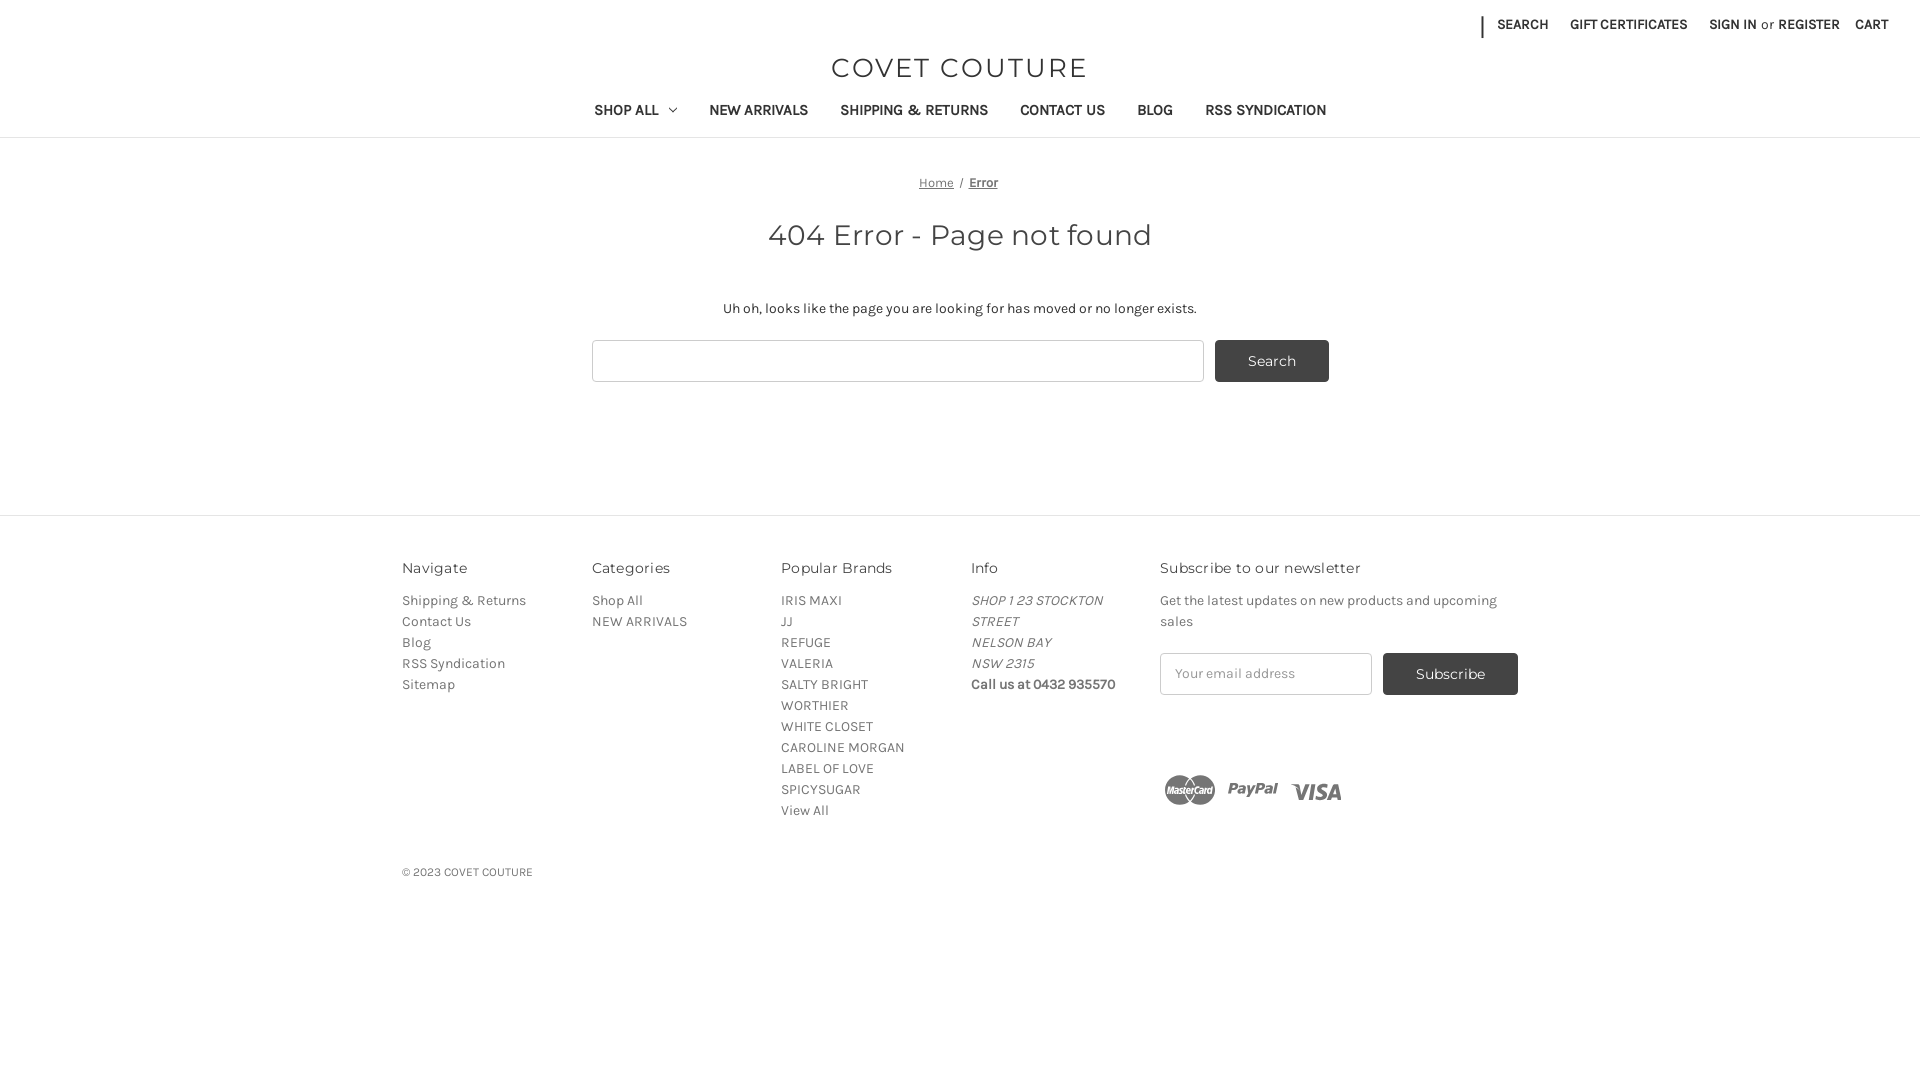 The image size is (1920, 1080). What do you see at coordinates (820, 788) in the screenshot?
I see `'SPICYSUGAR'` at bounding box center [820, 788].